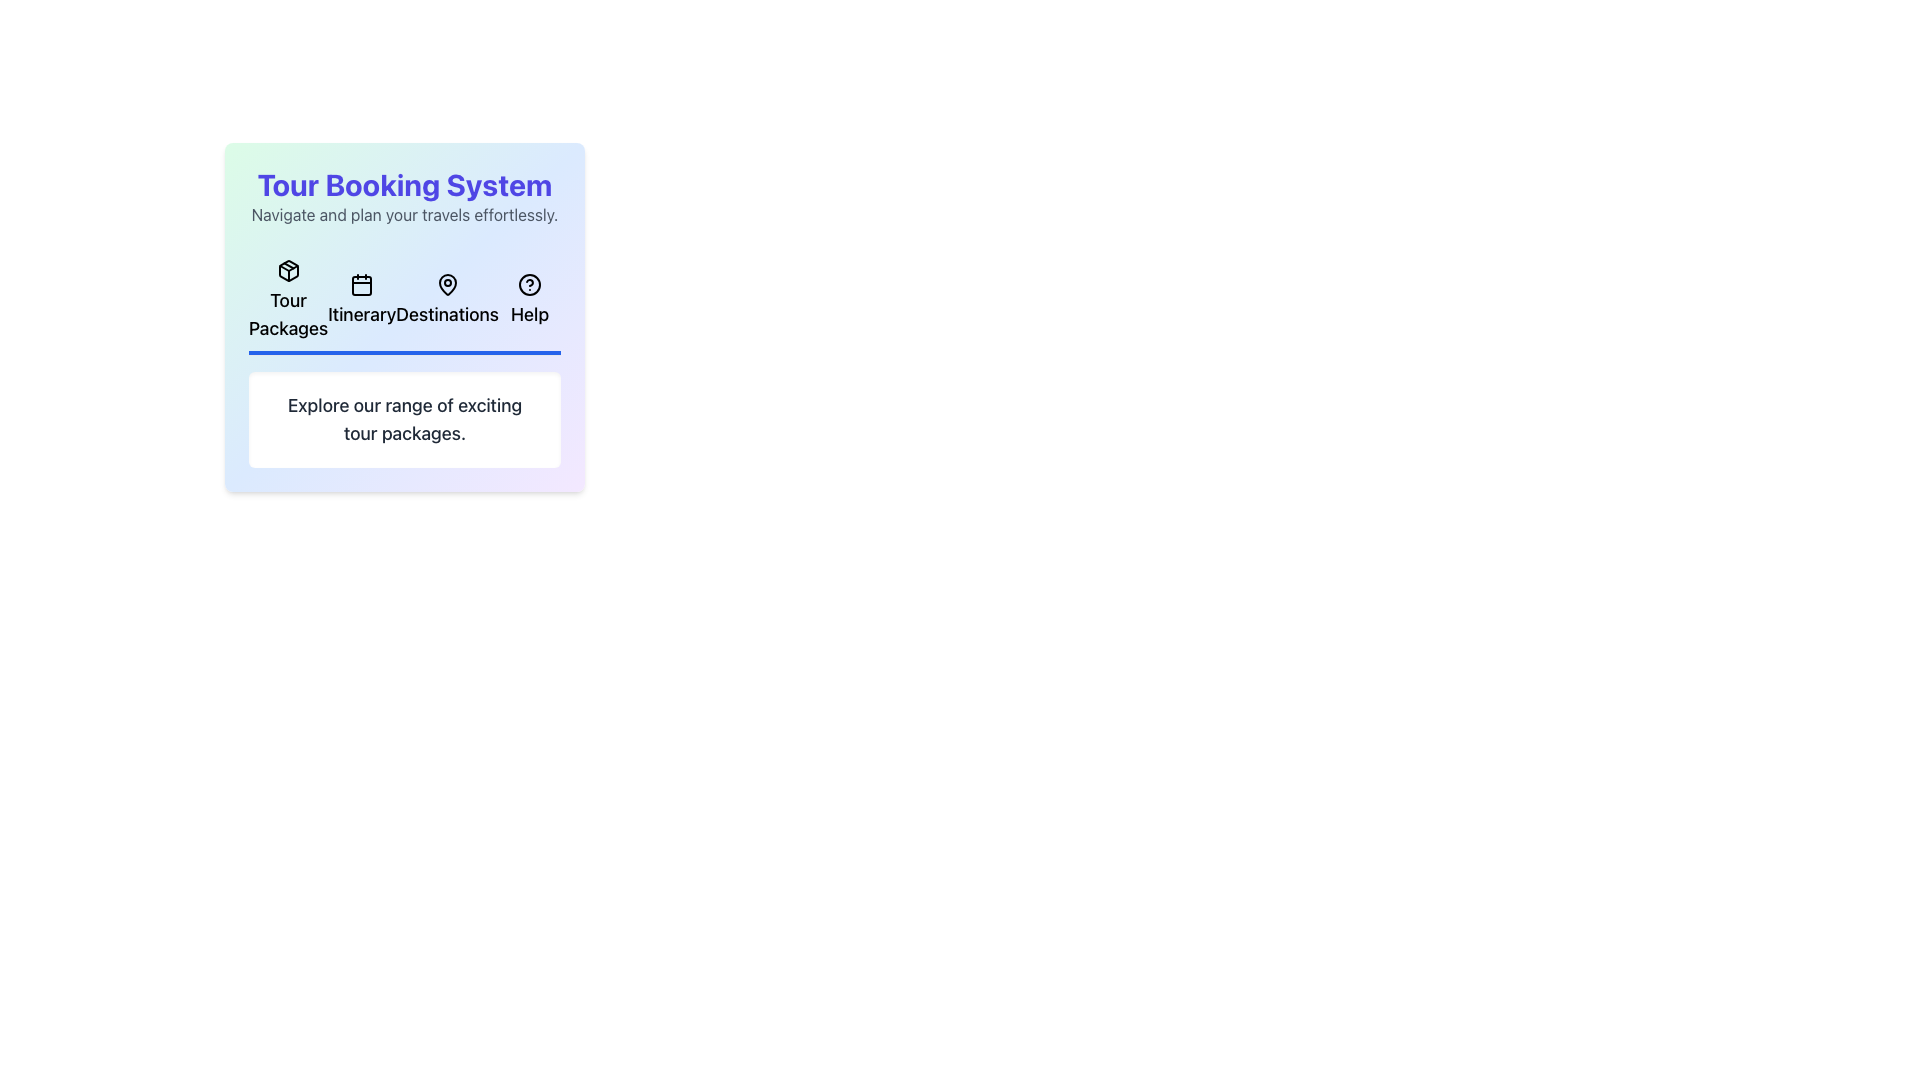 The height and width of the screenshot is (1080, 1920). What do you see at coordinates (529, 303) in the screenshot?
I see `the fourth button in the navigation bar that directs users to the help or support section` at bounding box center [529, 303].